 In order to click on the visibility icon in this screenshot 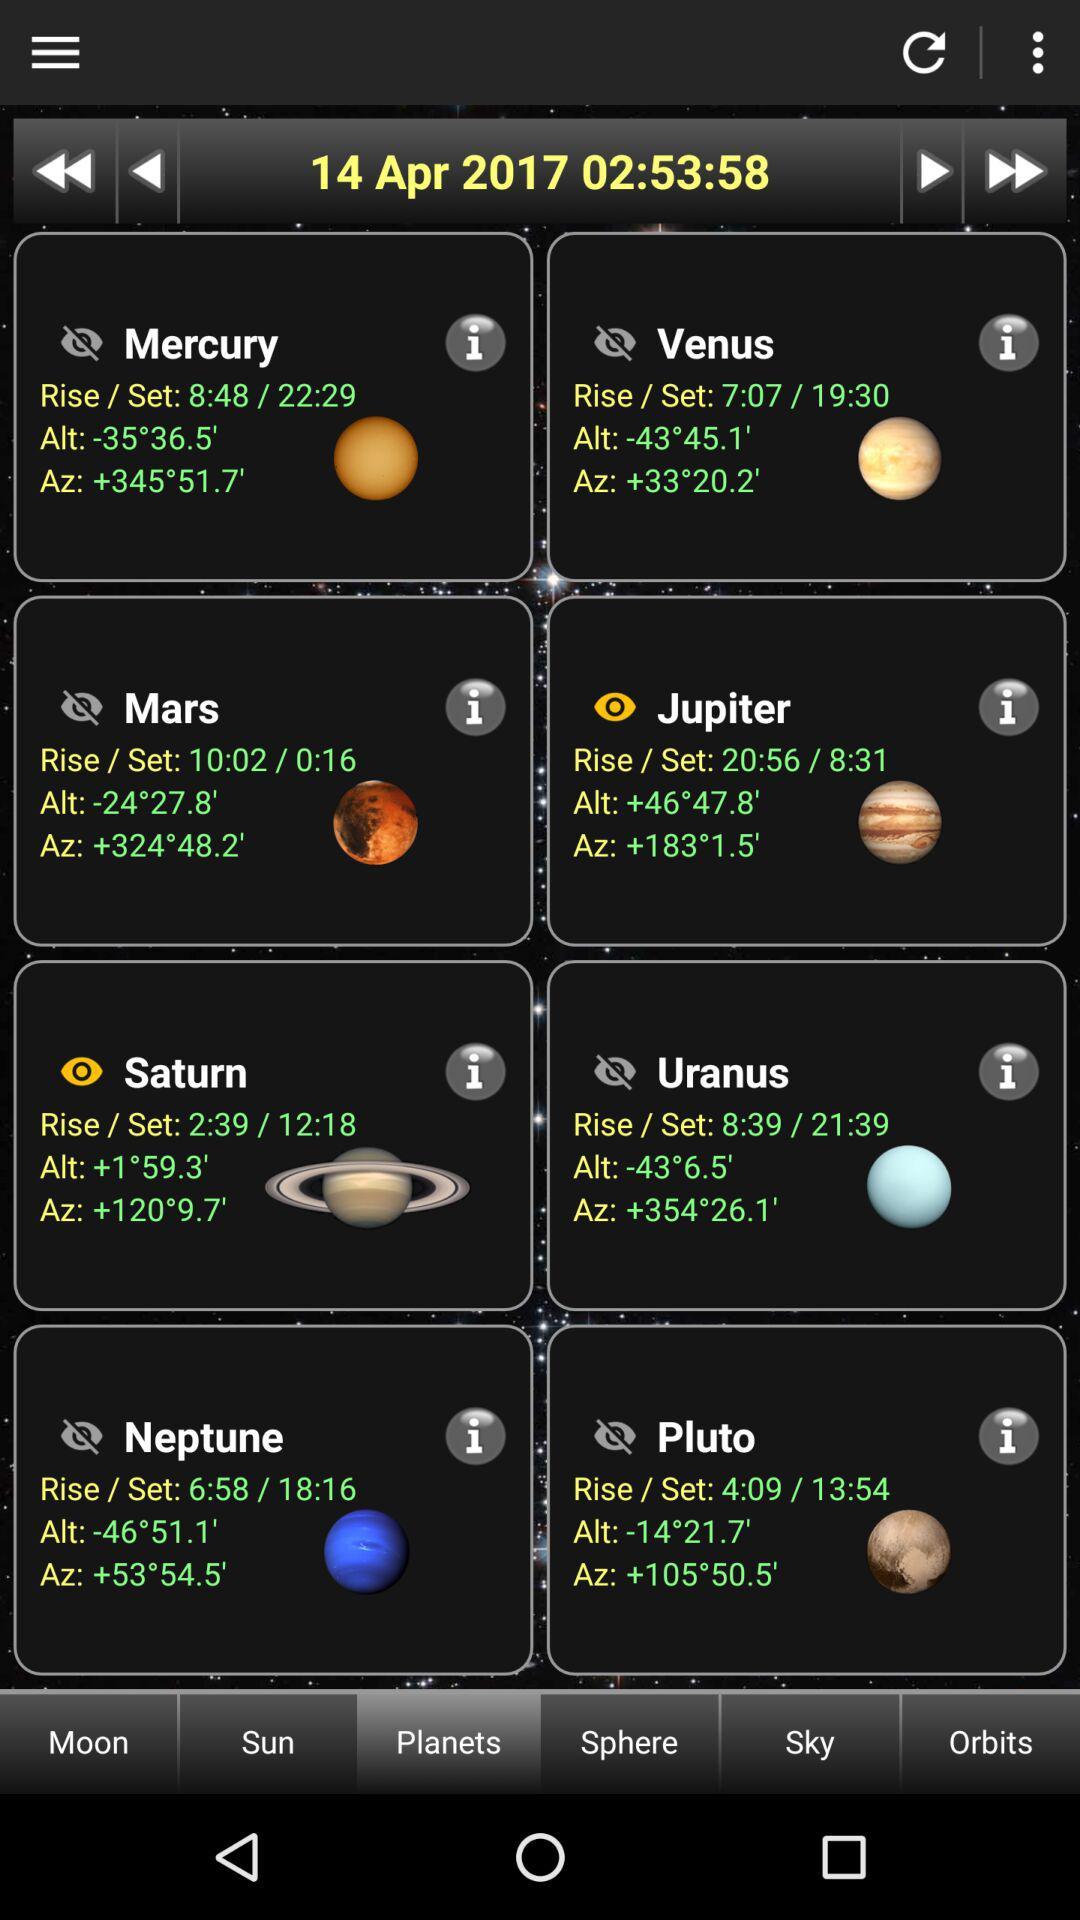, I will do `click(613, 706)`.